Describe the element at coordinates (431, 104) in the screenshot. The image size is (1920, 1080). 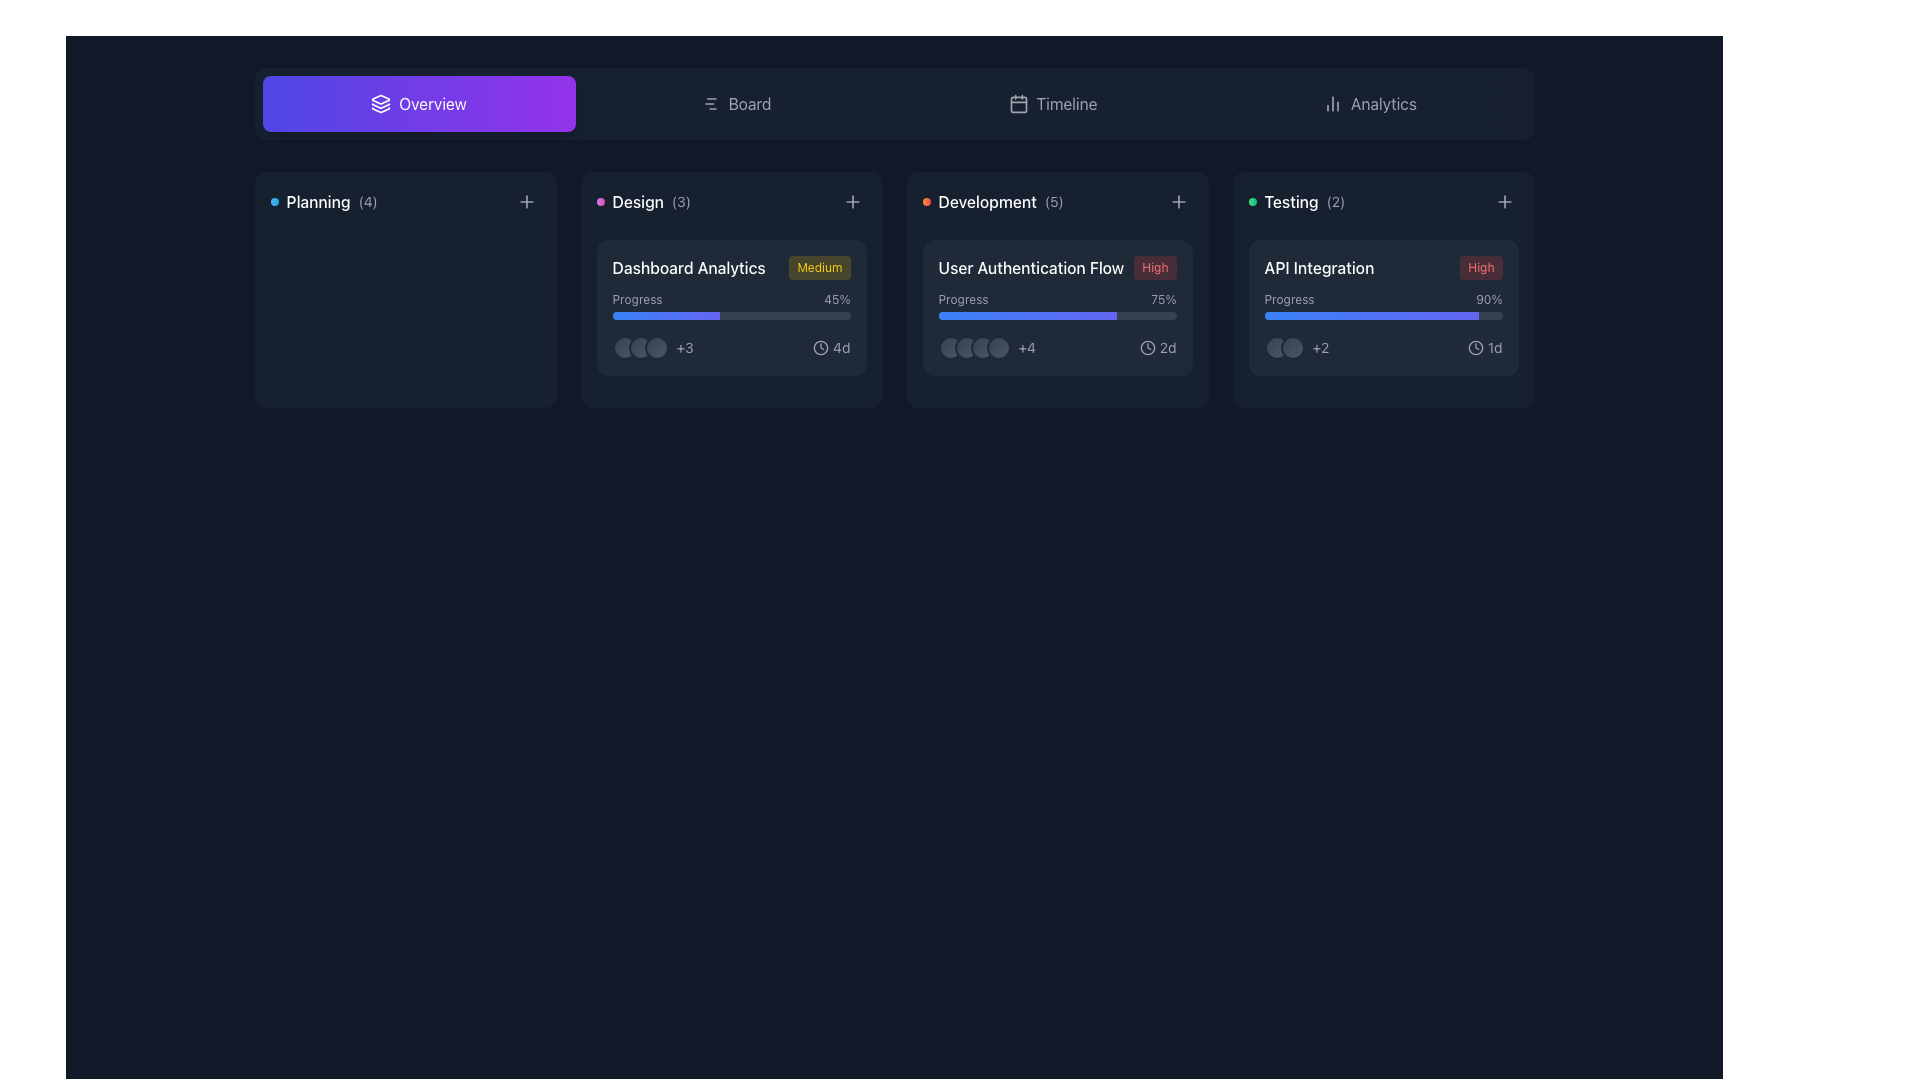
I see `text content of the 'Overview' text label, which is displayed in white on a purple gradient background within a rounded rectangle button` at that location.